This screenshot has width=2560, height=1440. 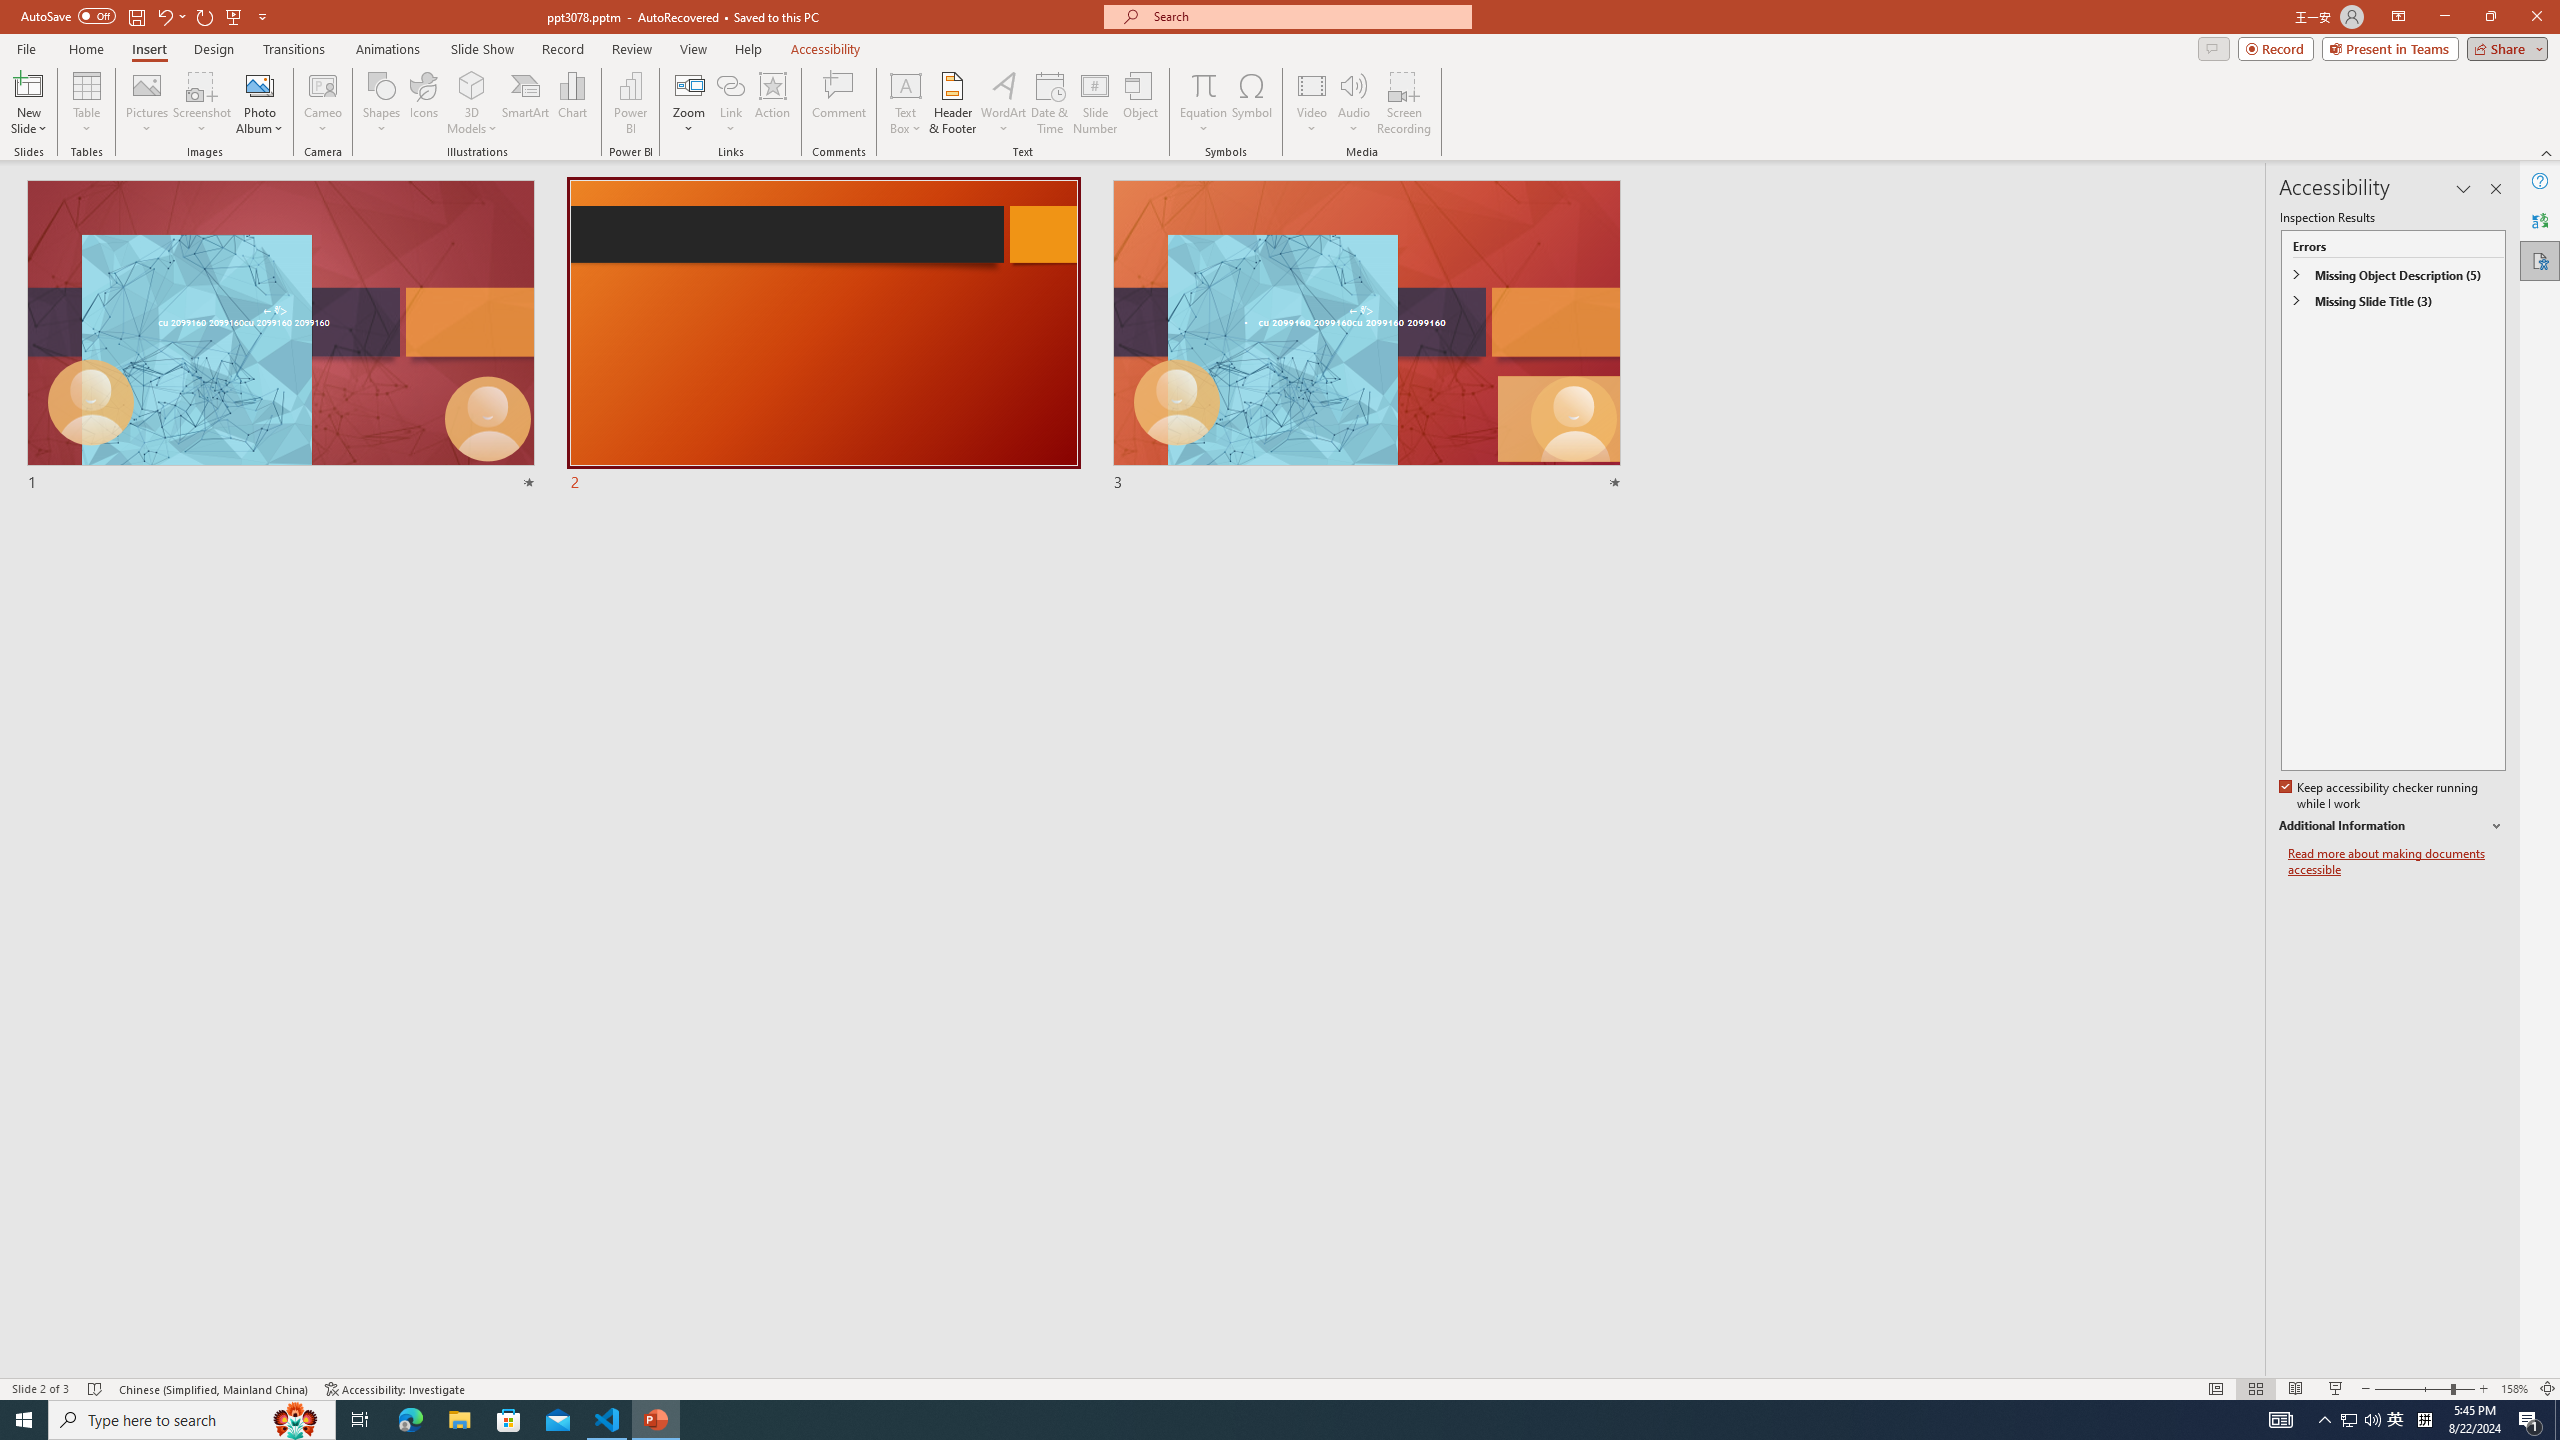 I want to click on 'New Photo Album...', so click(x=258, y=84).